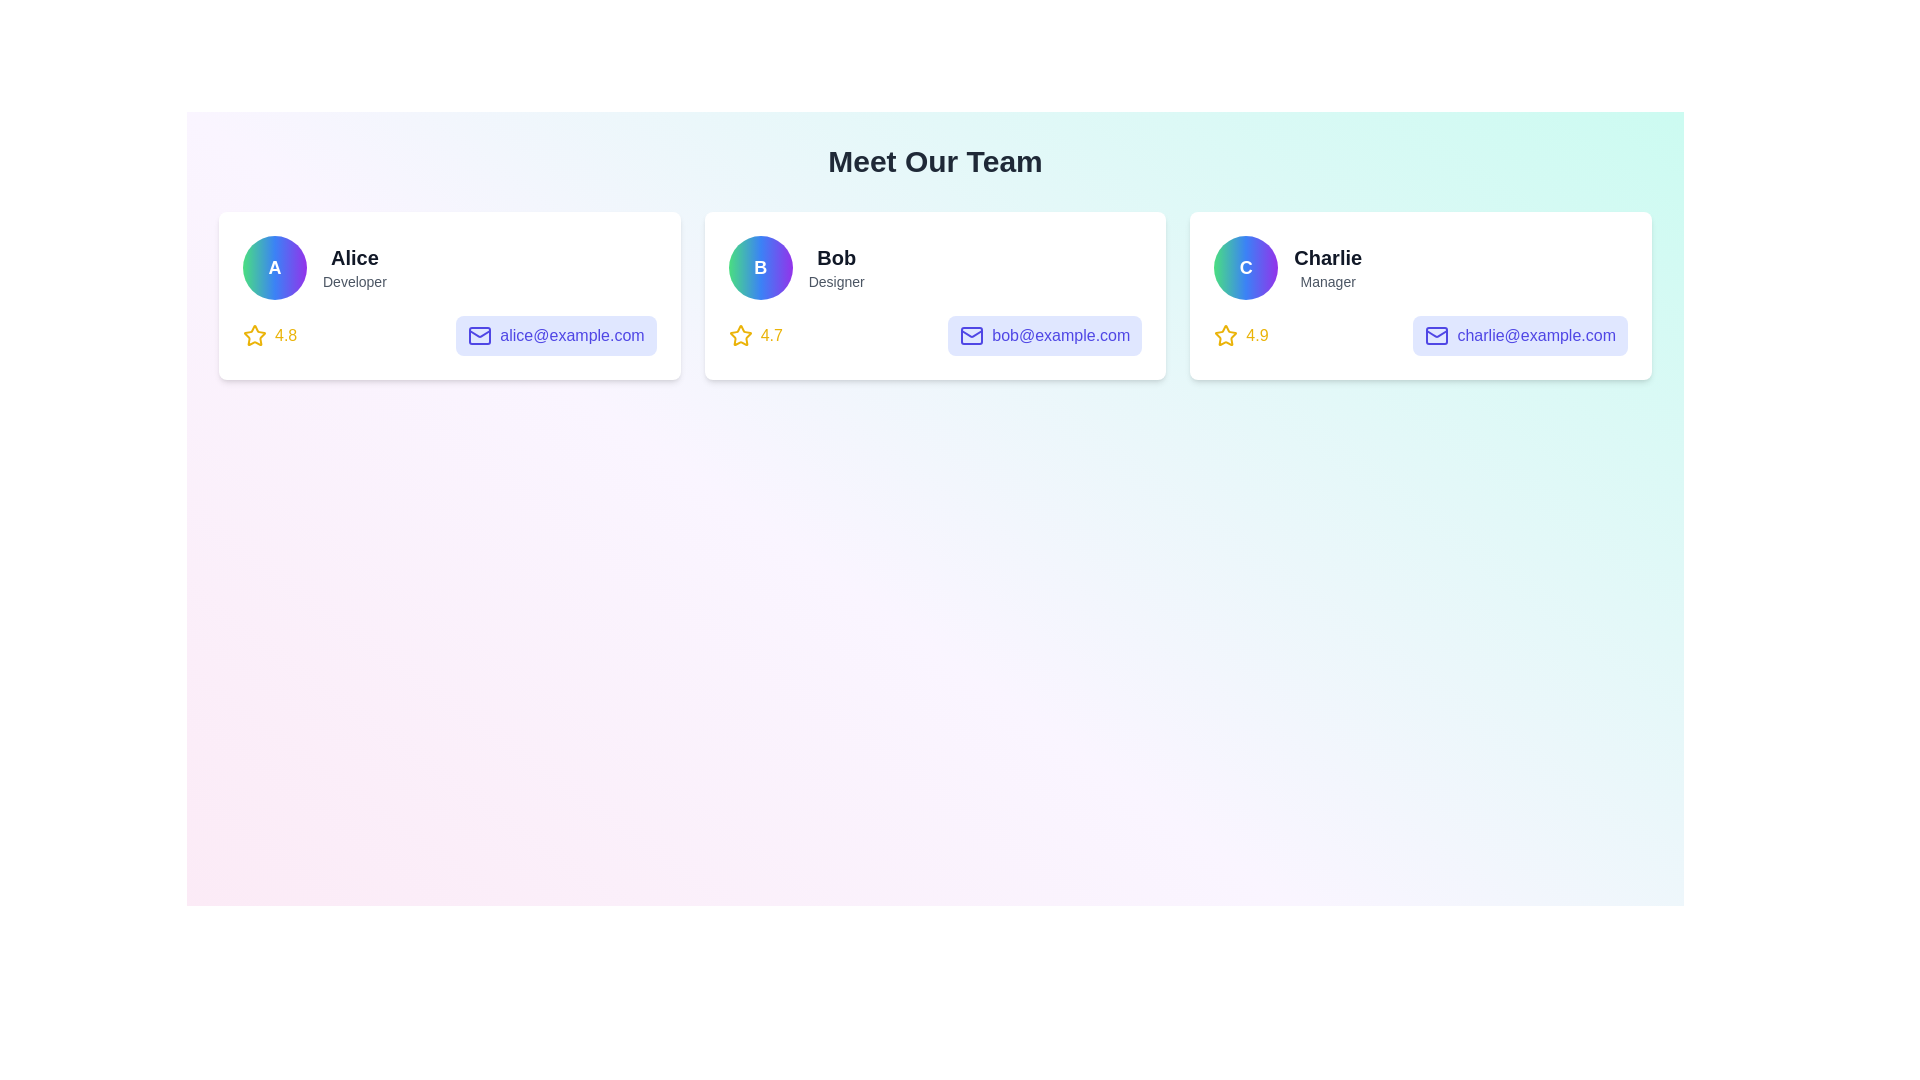  I want to click on the email address 'charlie@example.com' in the informational block displaying the rating '4.9' and contact details for Charlie, Manager, so click(1420, 334).